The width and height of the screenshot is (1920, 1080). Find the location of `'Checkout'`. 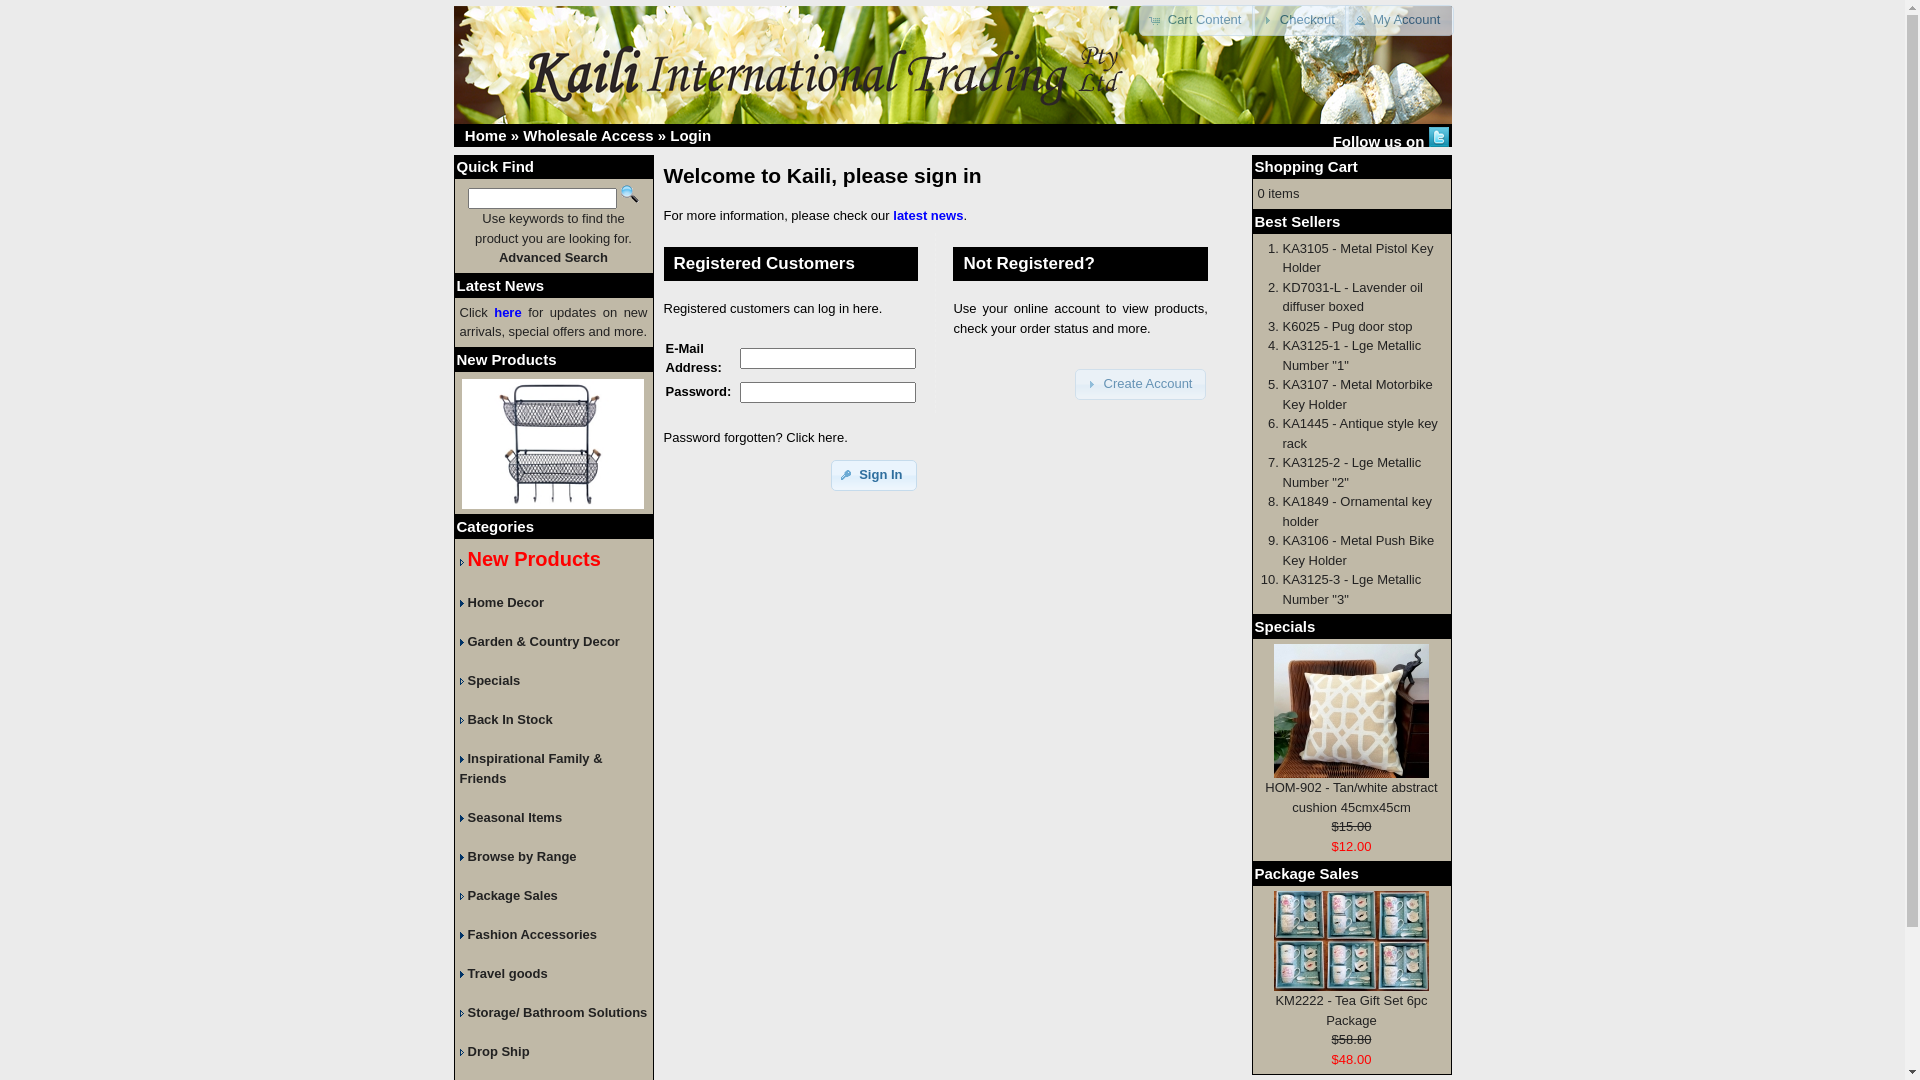

'Checkout' is located at coordinates (1300, 20).